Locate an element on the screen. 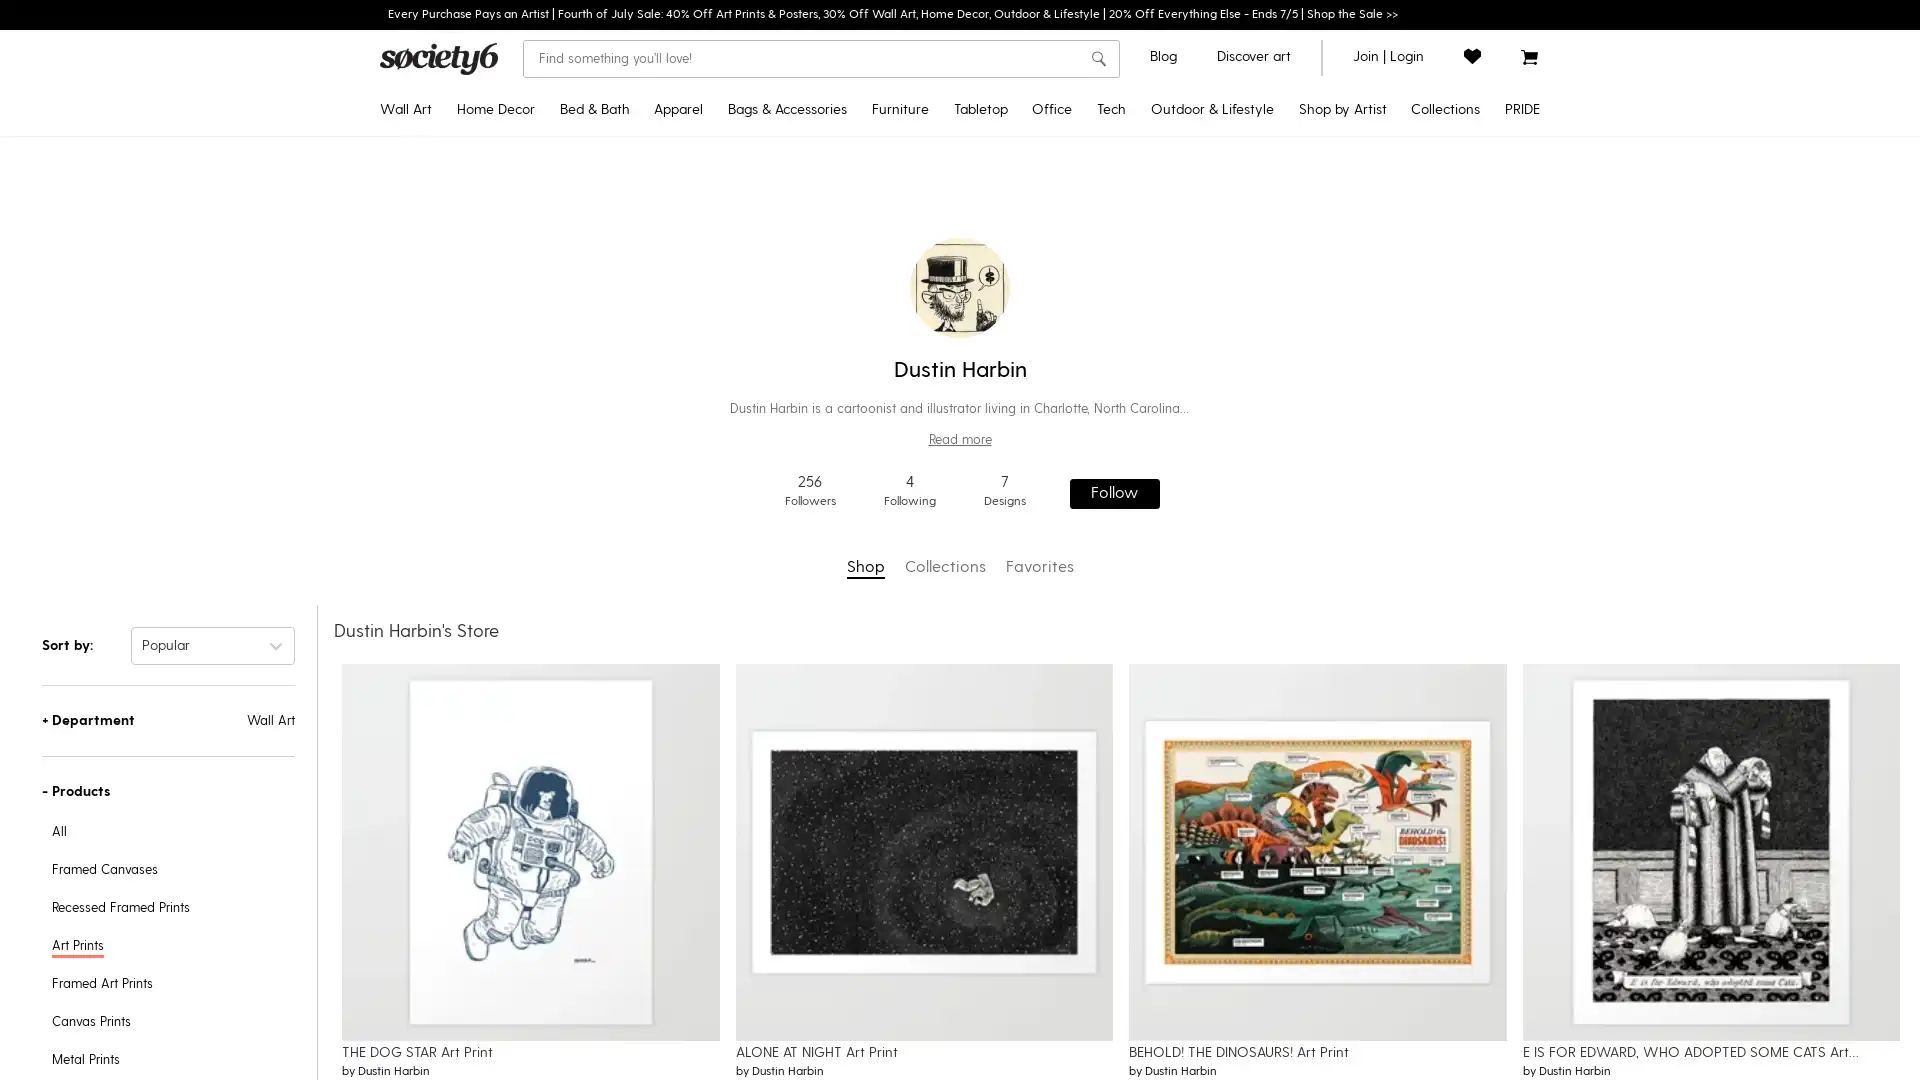 This screenshot has height=1080, width=1920. Apple Watch Bands is located at coordinates (1182, 385).